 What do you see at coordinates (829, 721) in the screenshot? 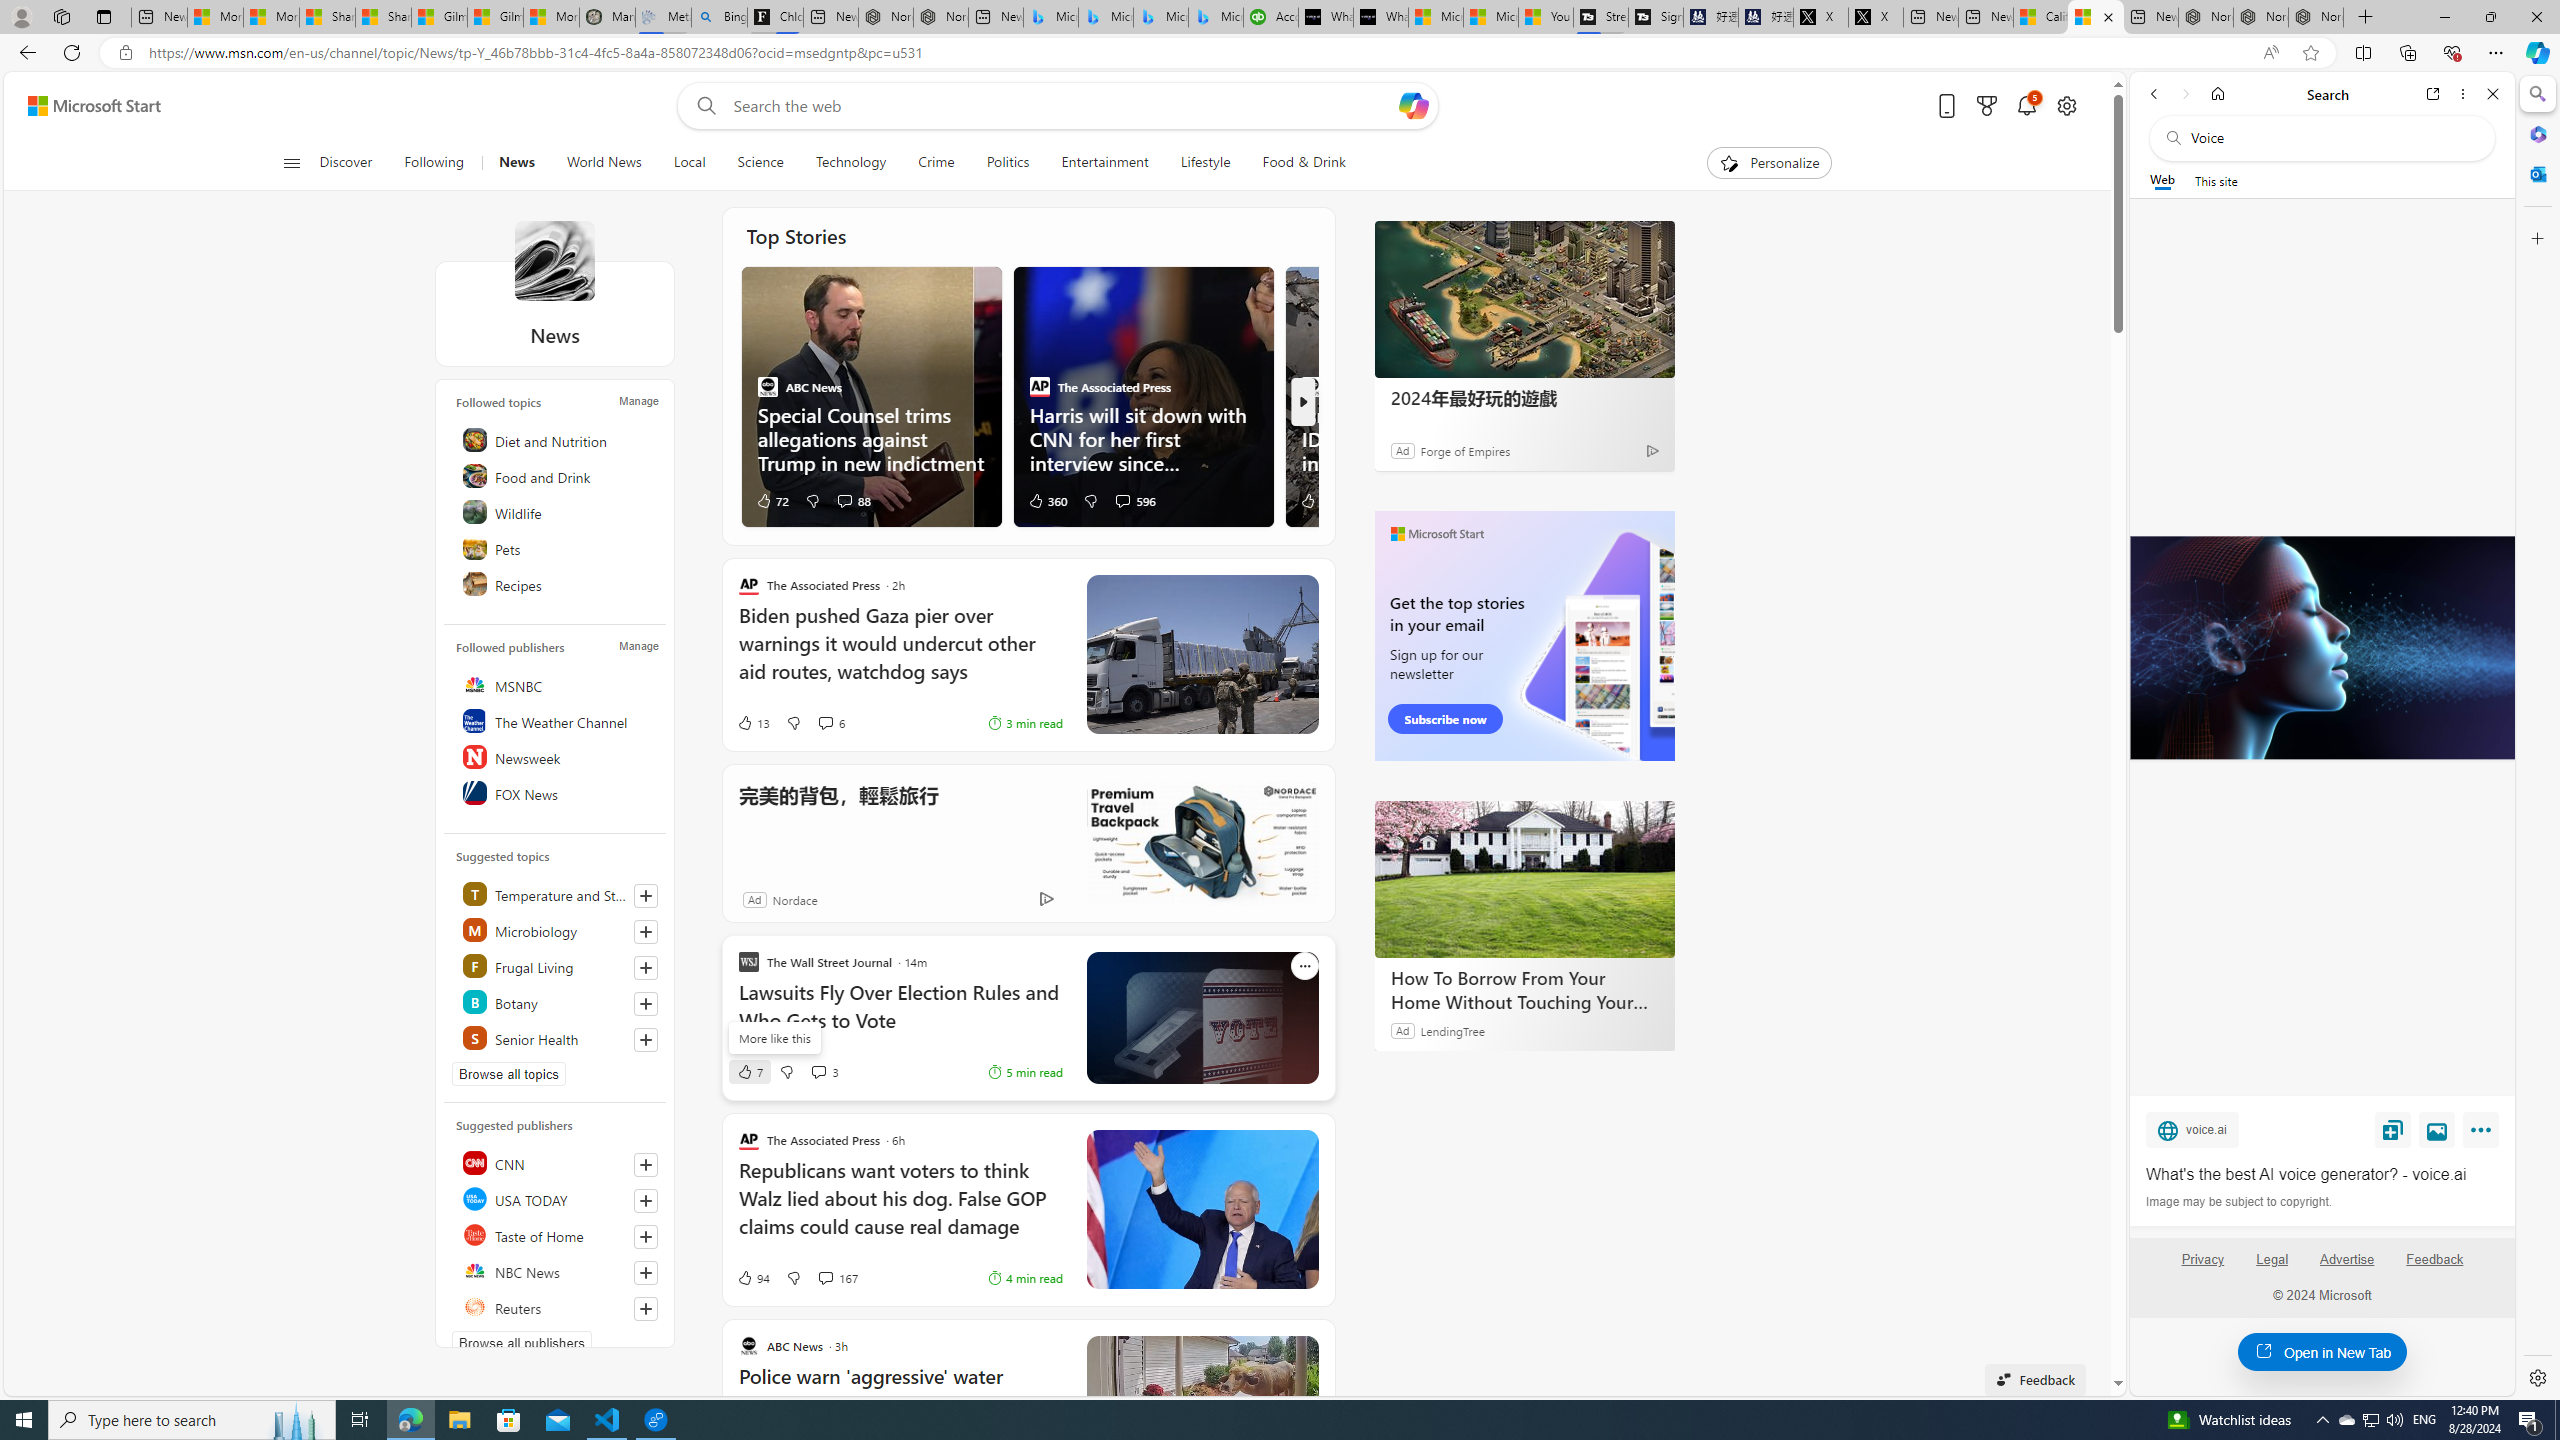
I see `'View comments 6 Comment'` at bounding box center [829, 721].